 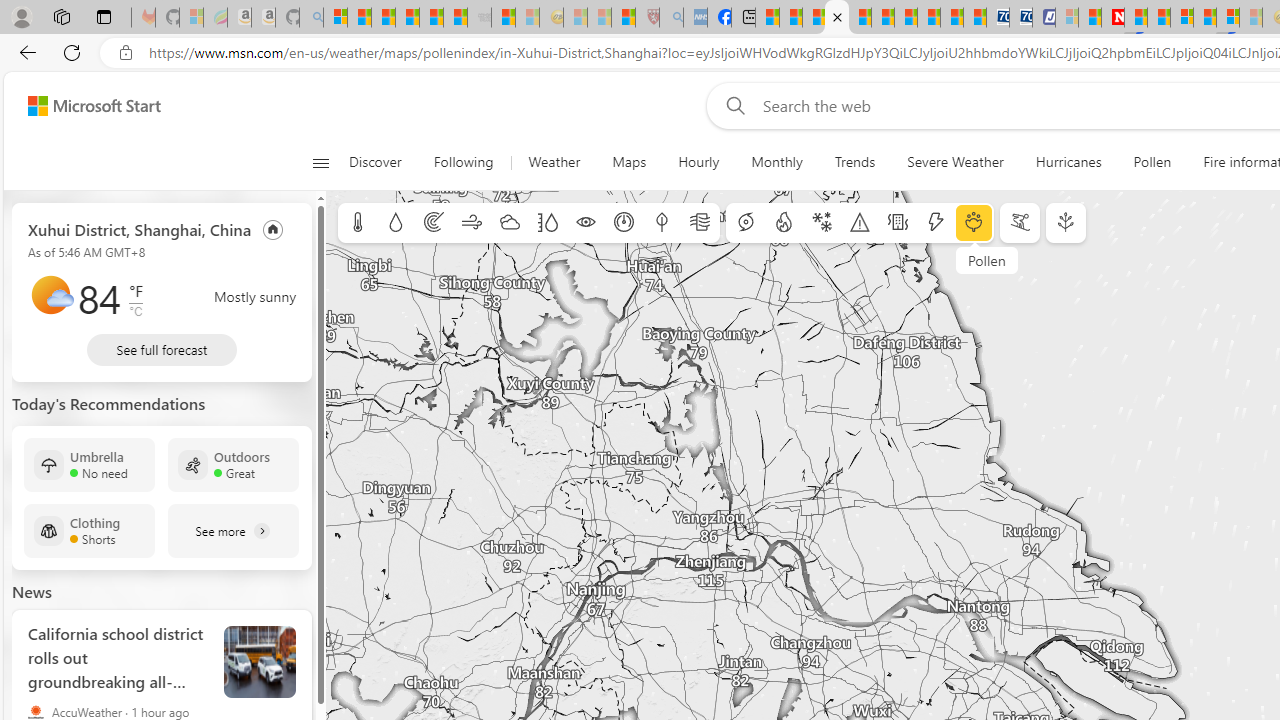 I want to click on 'Latest Politics News & Archive | Newsweek.com', so click(x=1111, y=17).